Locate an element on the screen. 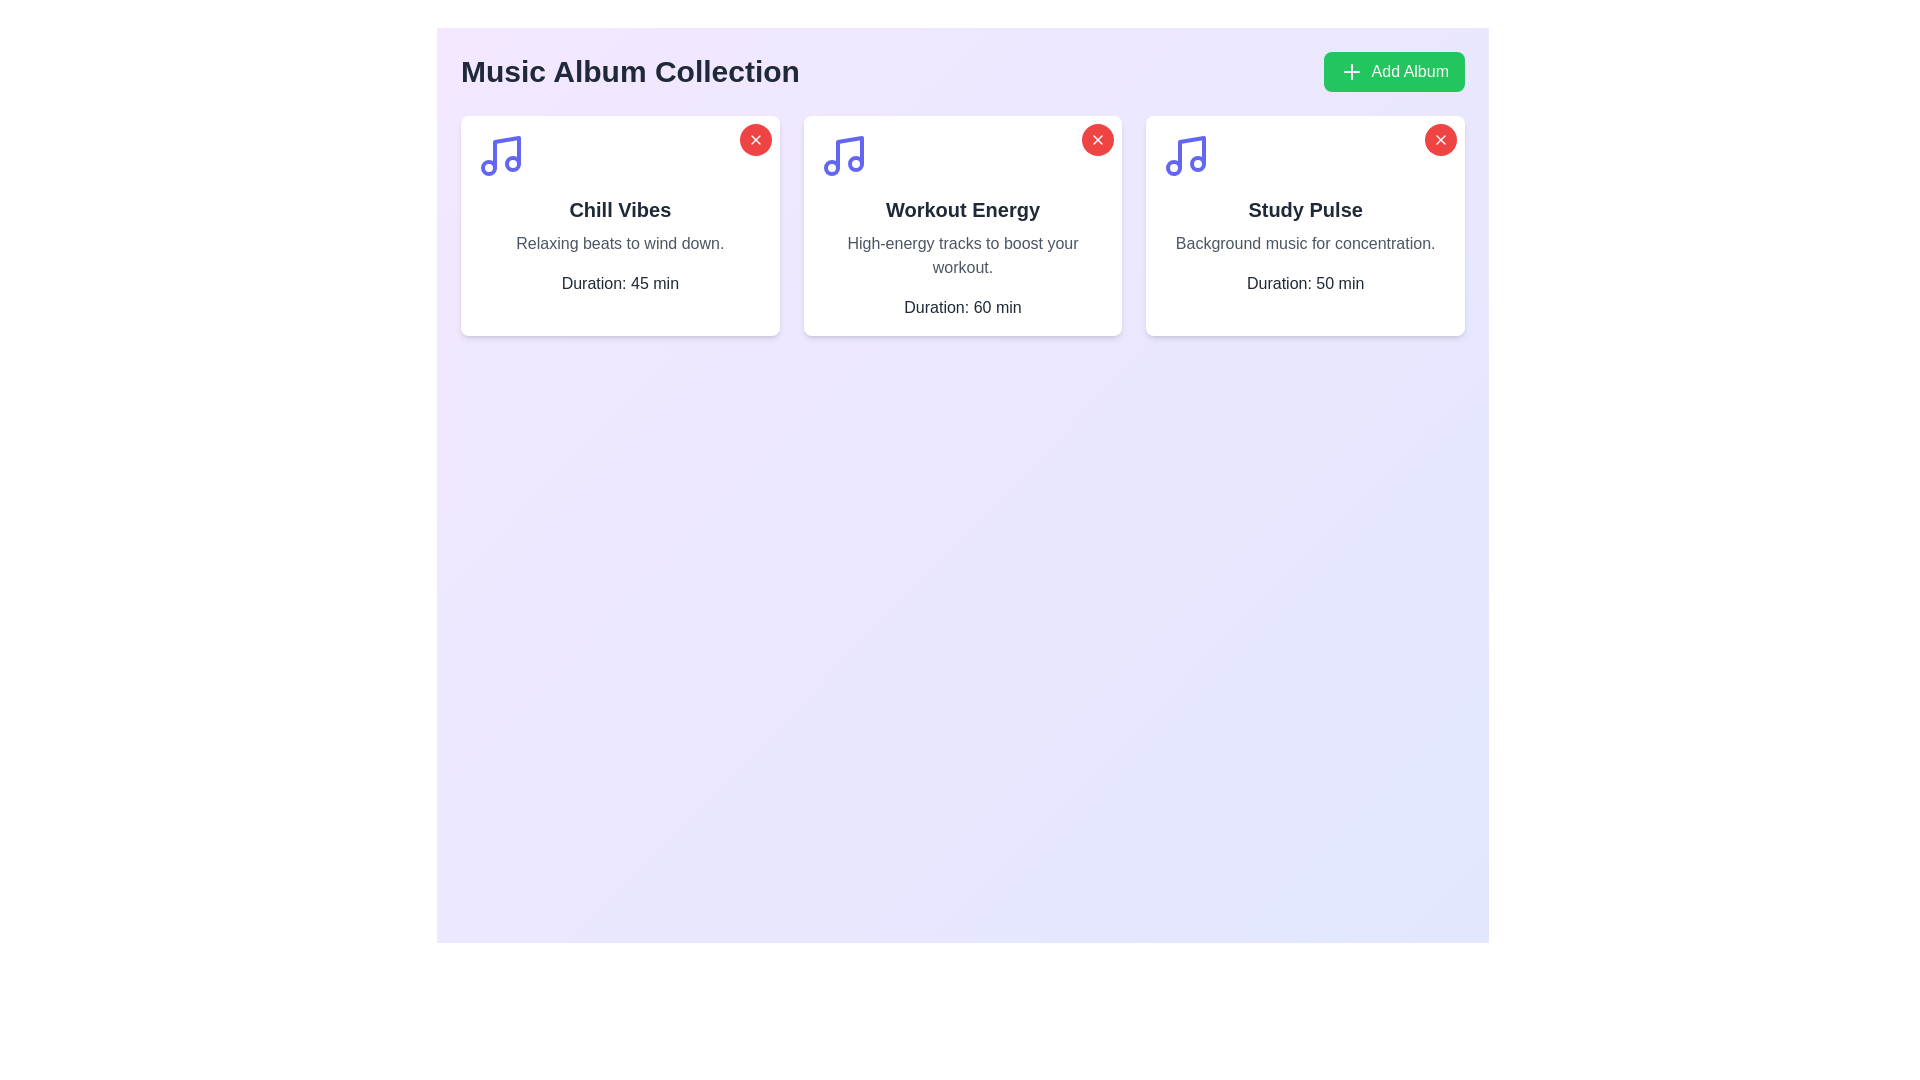 Image resolution: width=1920 pixels, height=1080 pixels. the music icon located at the top-left corner of the 'Workout Energy' card, prominently displayed above the title 'Workout Energy' is located at coordinates (843, 154).